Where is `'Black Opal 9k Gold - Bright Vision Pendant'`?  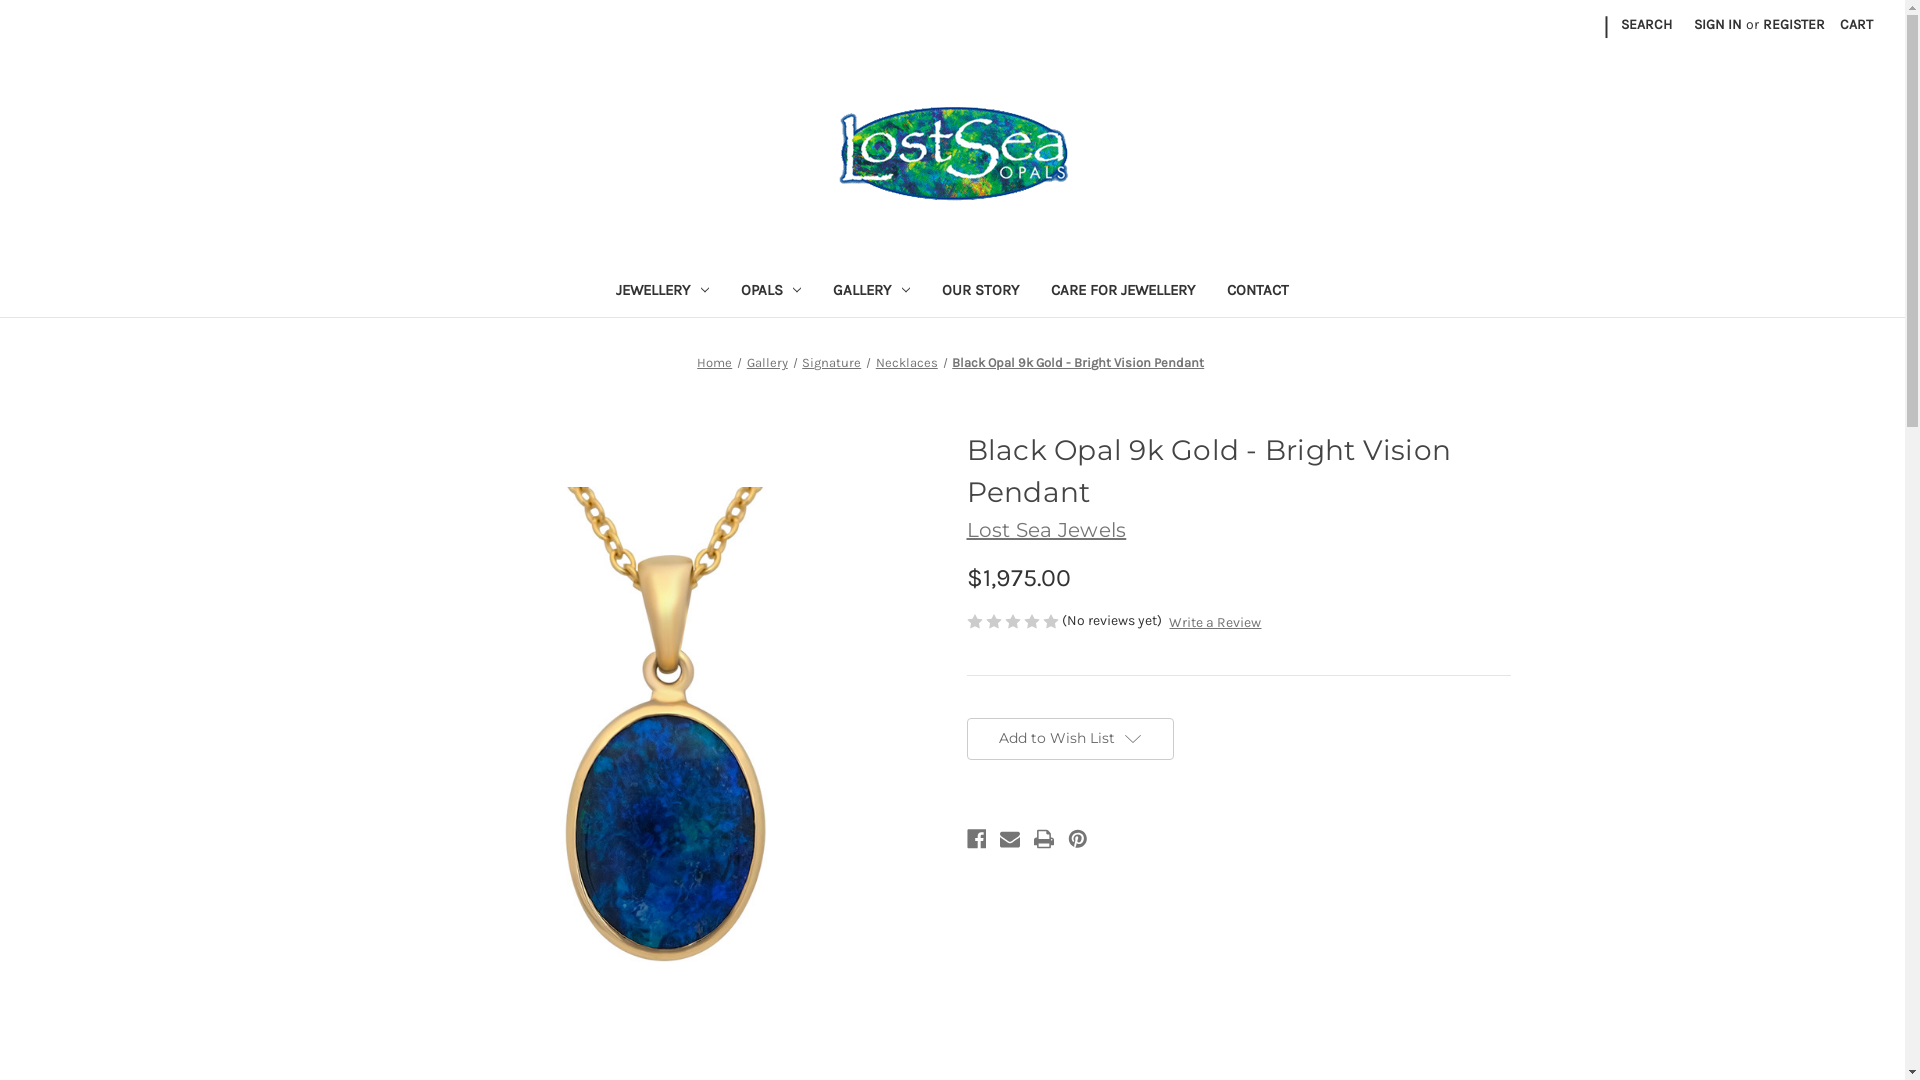
'Black Opal 9k Gold - Bright Vision Pendant' is located at coordinates (1077, 362).